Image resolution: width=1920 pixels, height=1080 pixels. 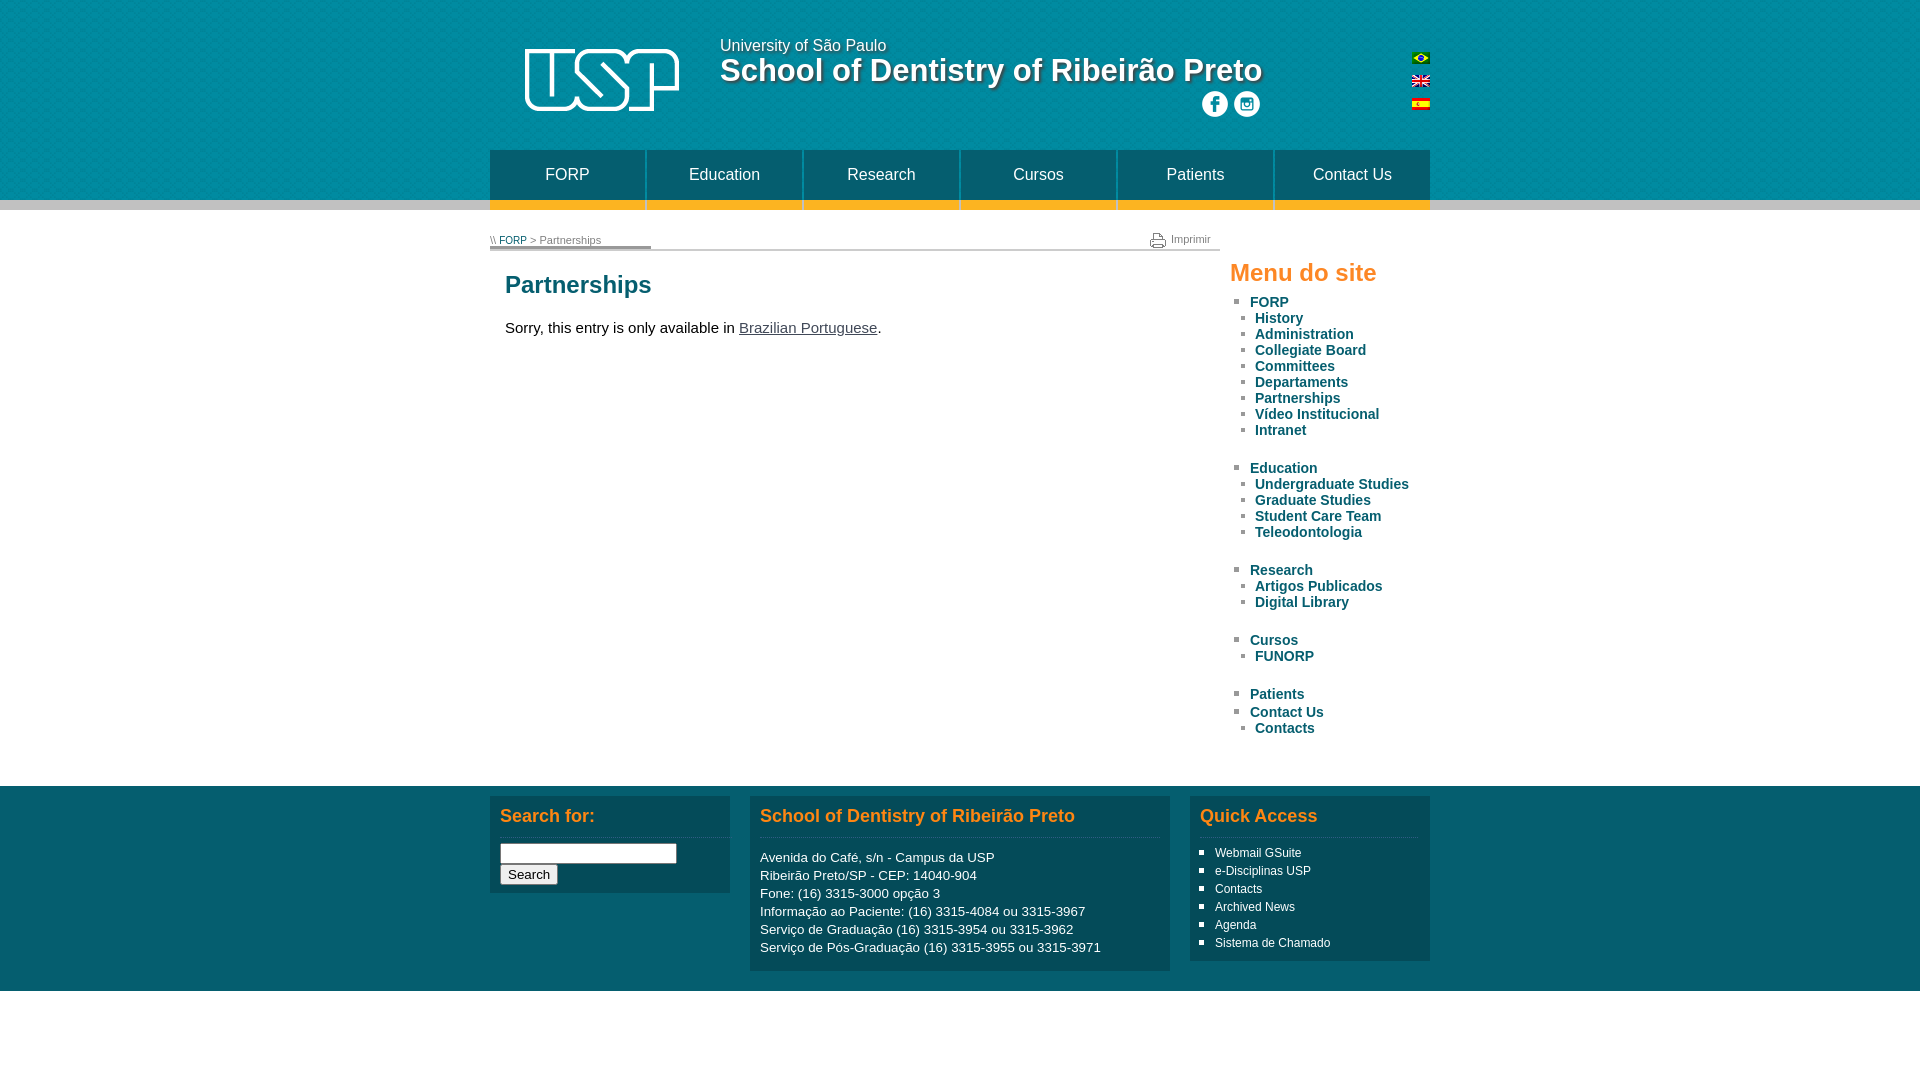 What do you see at coordinates (1310, 349) in the screenshot?
I see `'Collegiate Board'` at bounding box center [1310, 349].